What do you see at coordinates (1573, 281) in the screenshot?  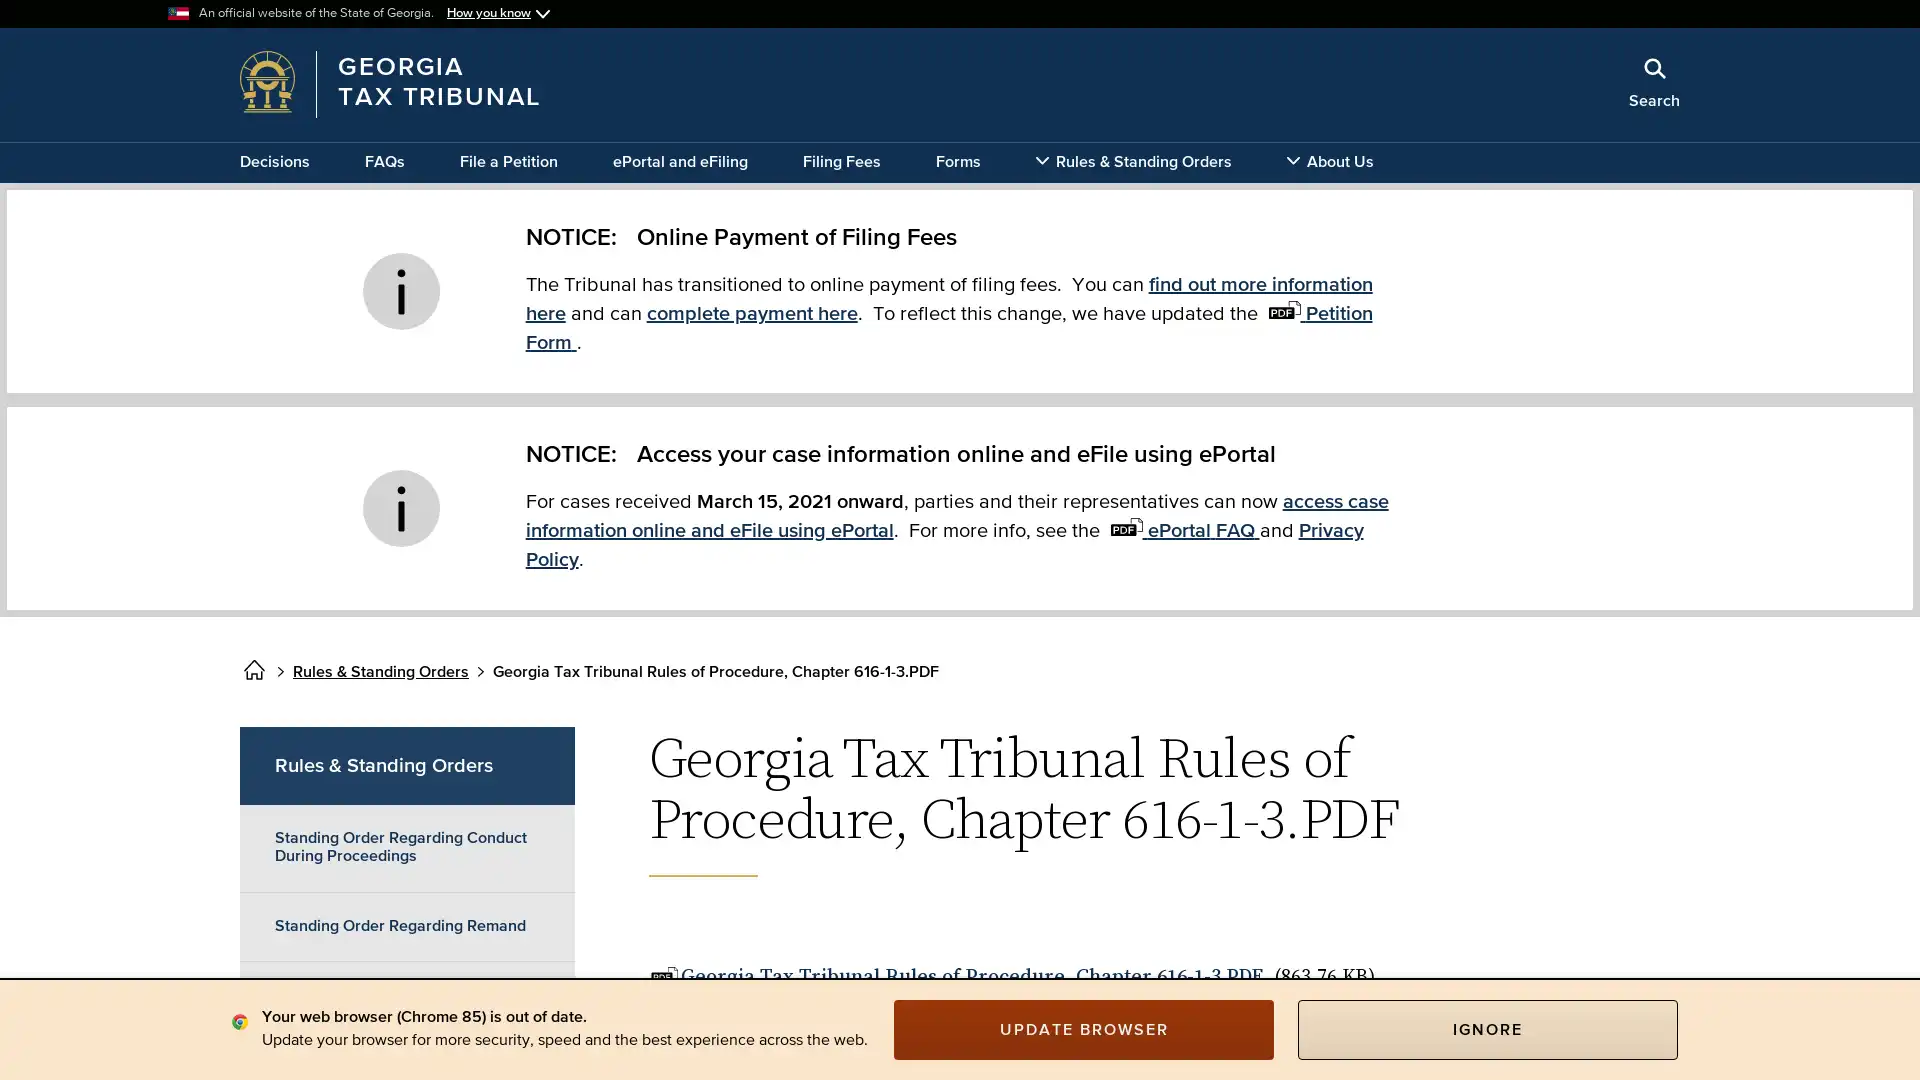 I see `Search` at bounding box center [1573, 281].